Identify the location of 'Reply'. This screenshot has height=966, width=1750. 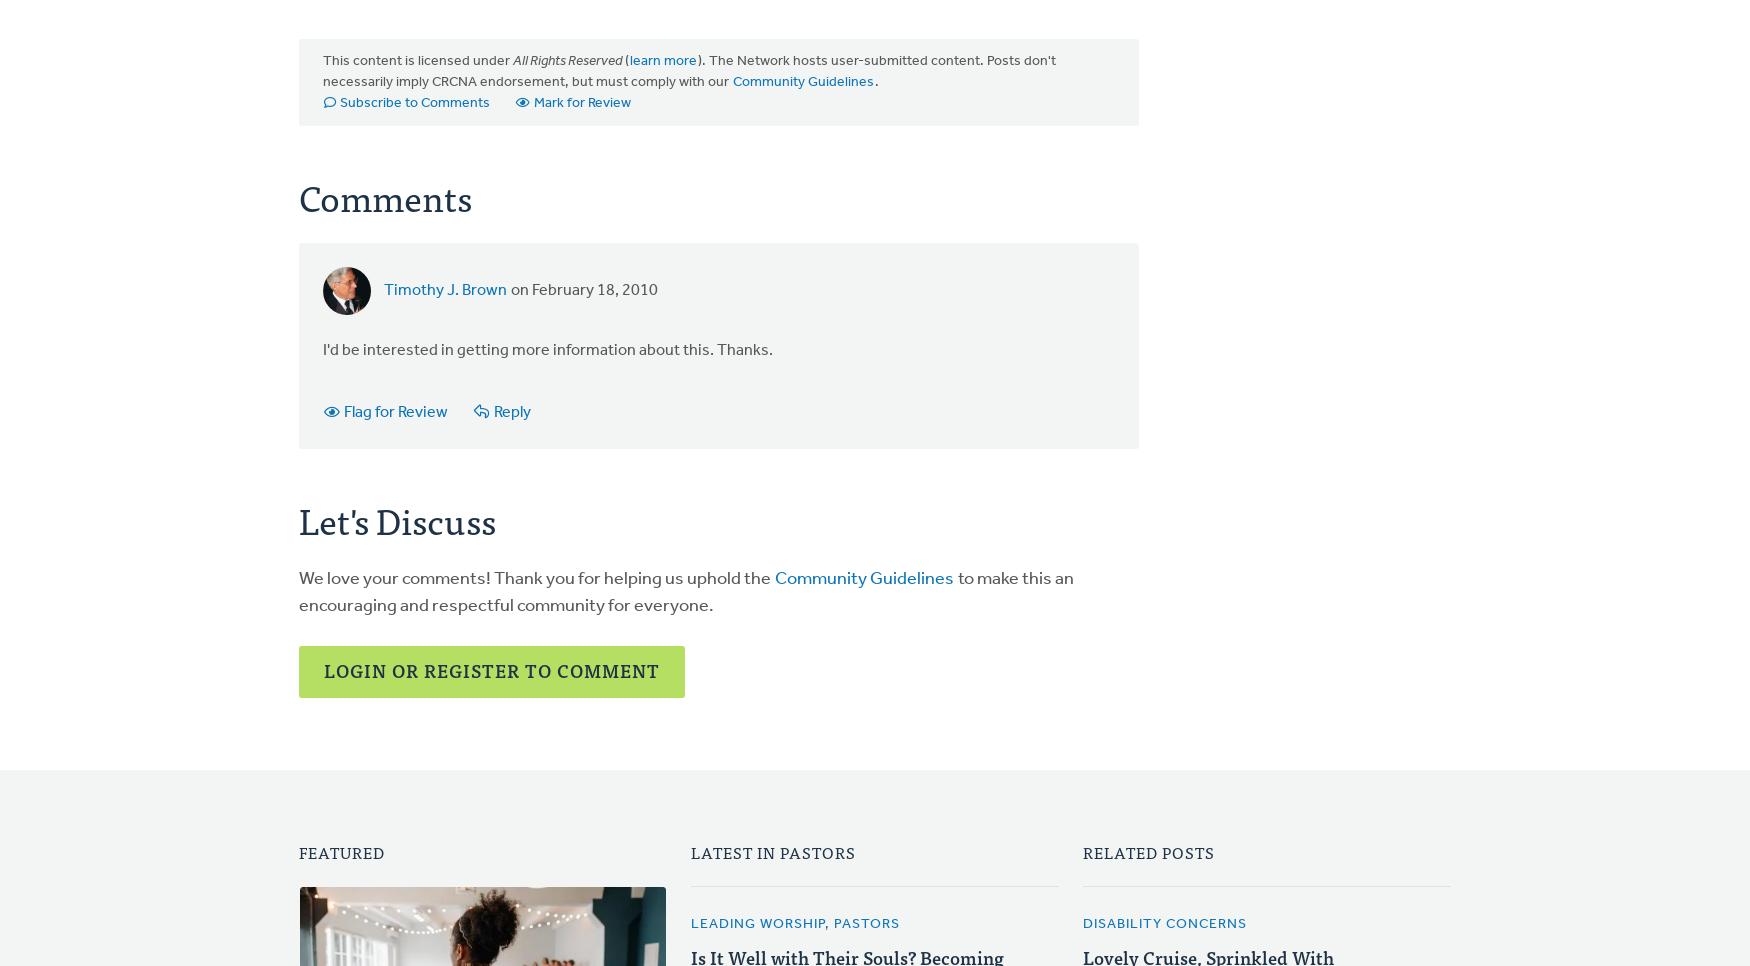
(511, 412).